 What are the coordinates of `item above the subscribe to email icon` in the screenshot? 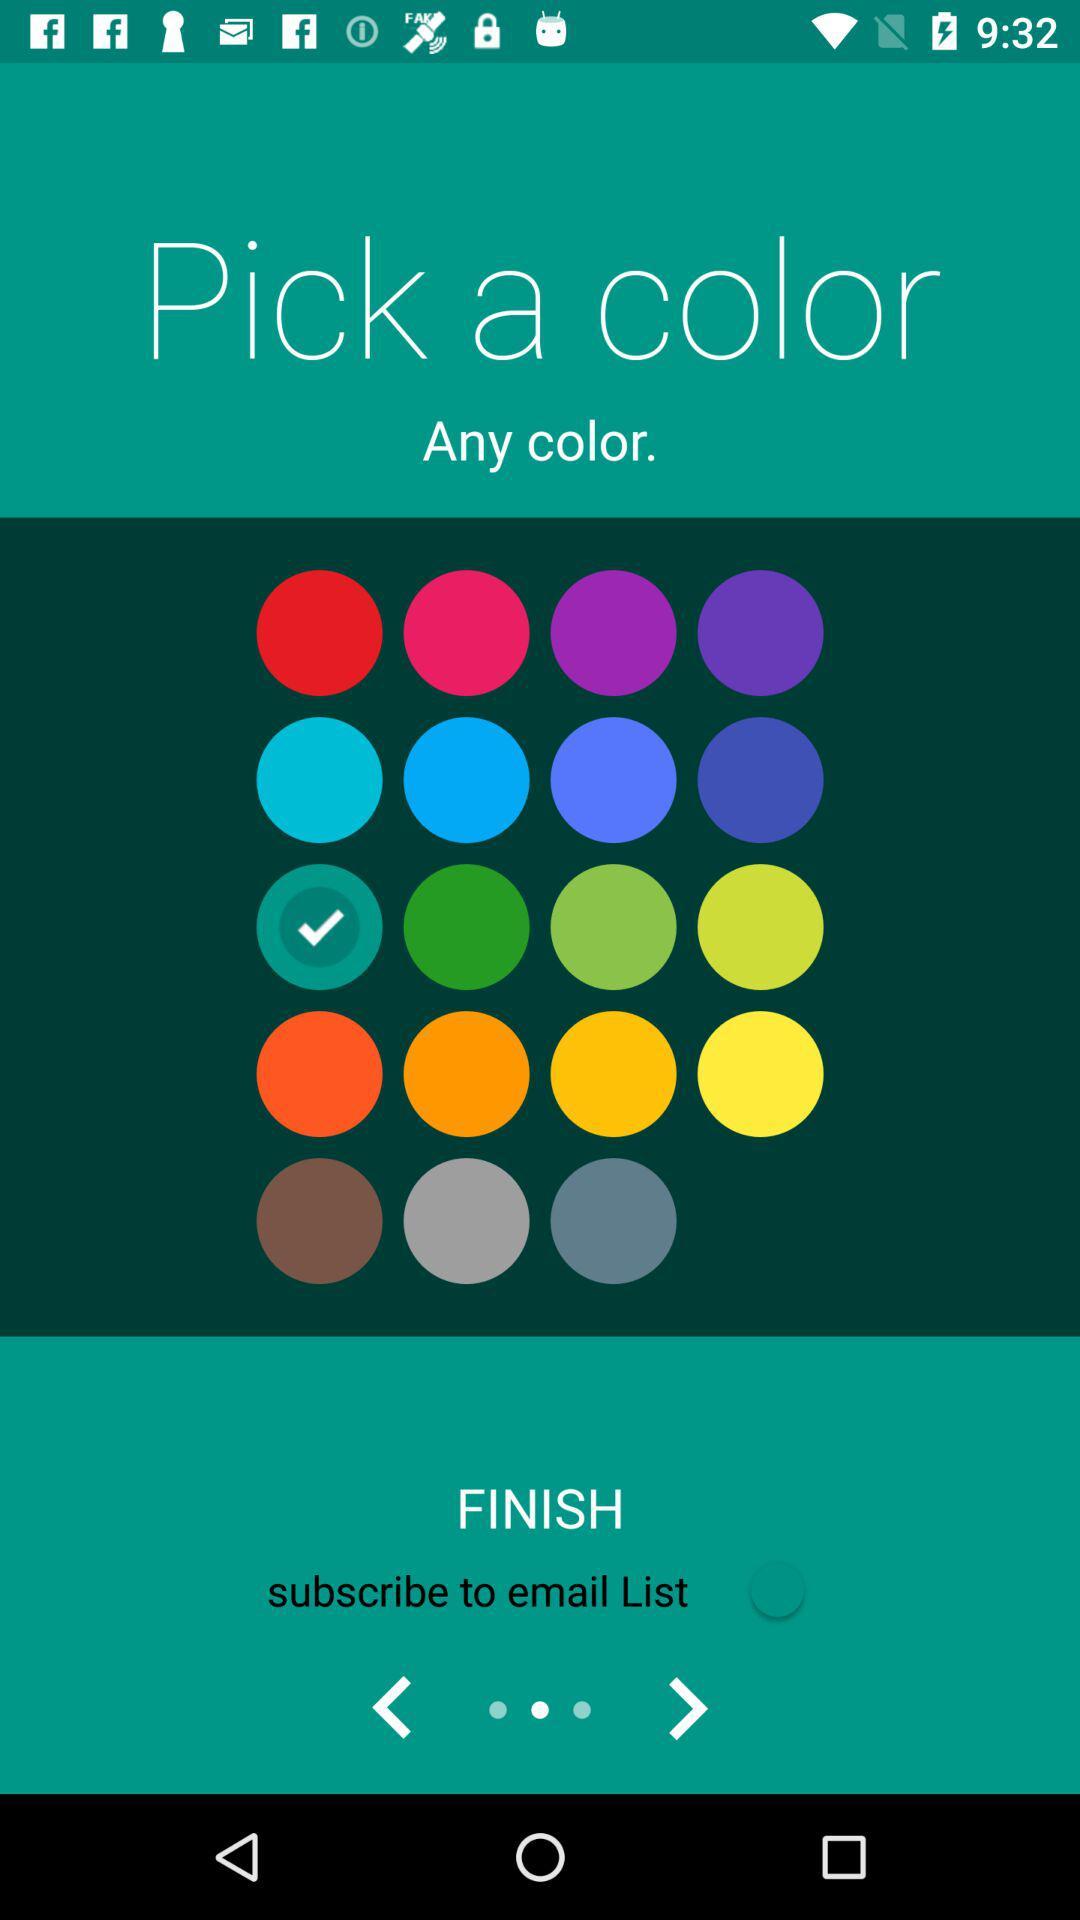 It's located at (540, 1507).